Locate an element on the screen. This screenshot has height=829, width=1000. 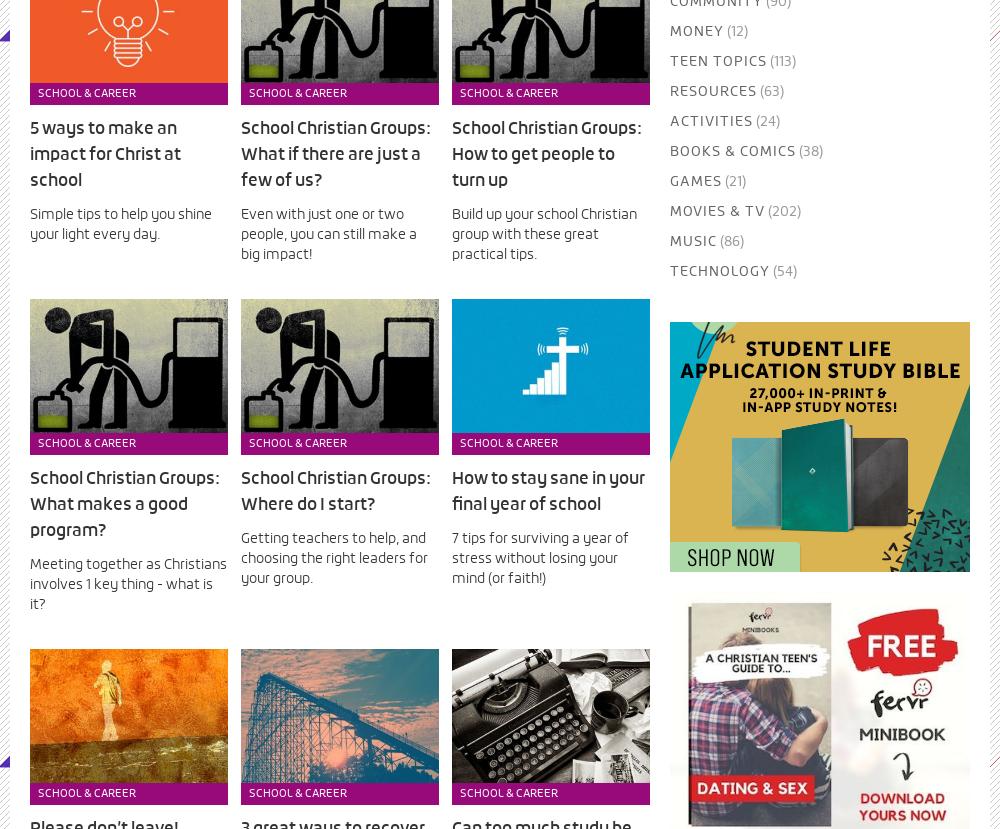
'Even with just one or two people, you can still make a big impact!' is located at coordinates (328, 235).